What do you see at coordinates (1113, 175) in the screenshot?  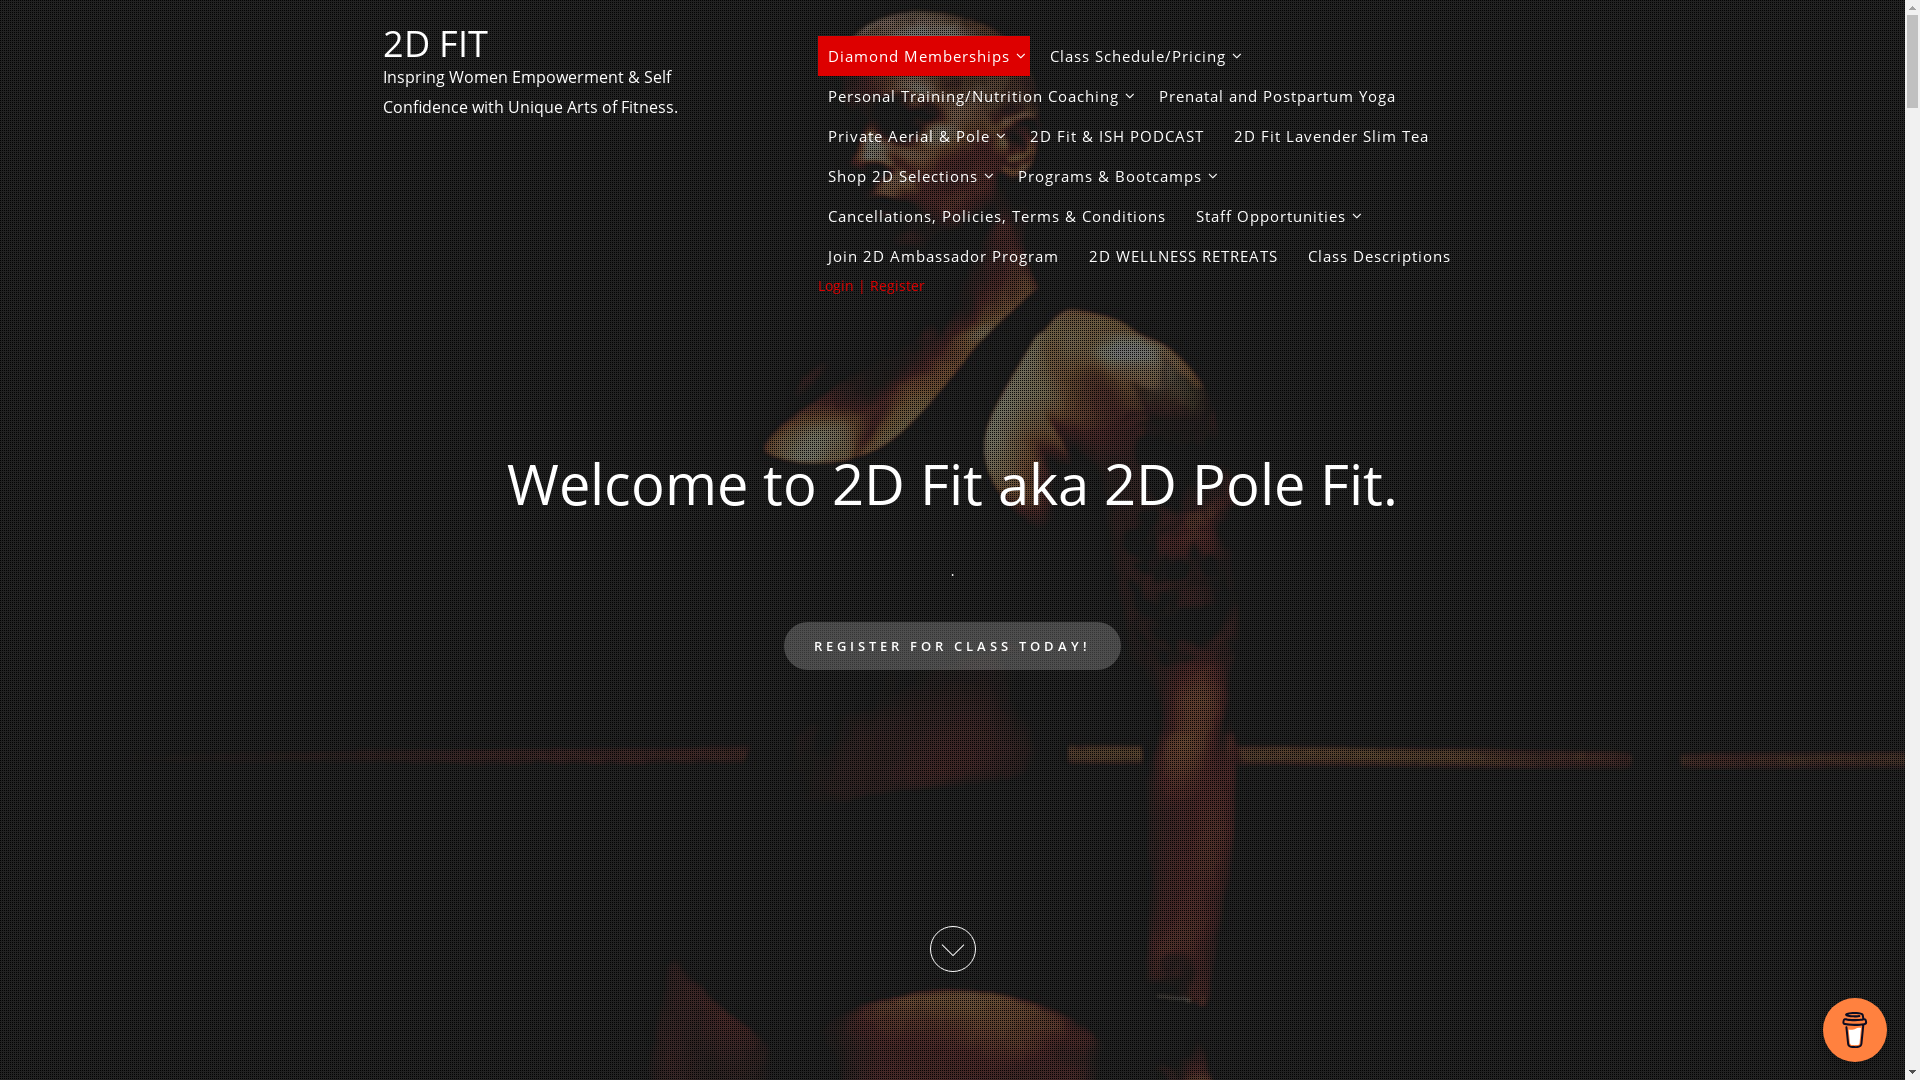 I see `'Programs & Bootcamps'` at bounding box center [1113, 175].